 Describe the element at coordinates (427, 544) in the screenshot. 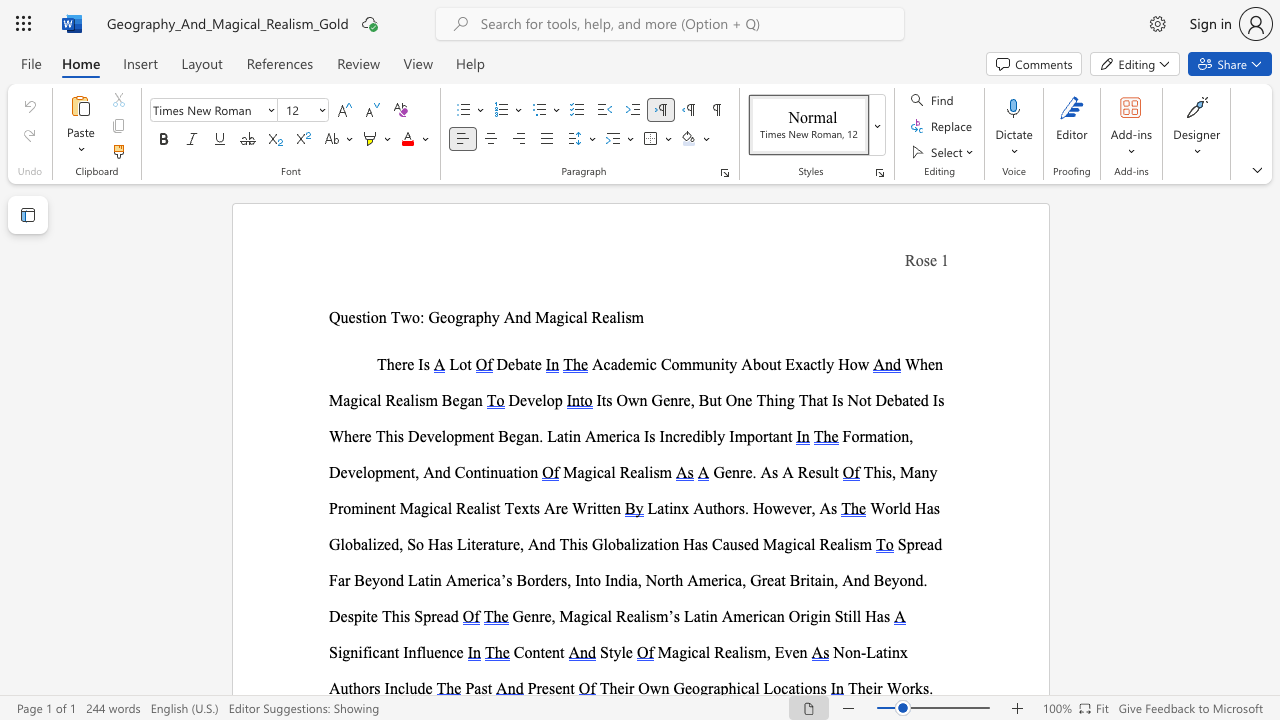

I see `the subset text "Has Lit" within the text "World Has Globalized, So Has Literature, And This Globalization Has Caused Magical Realism"` at that location.